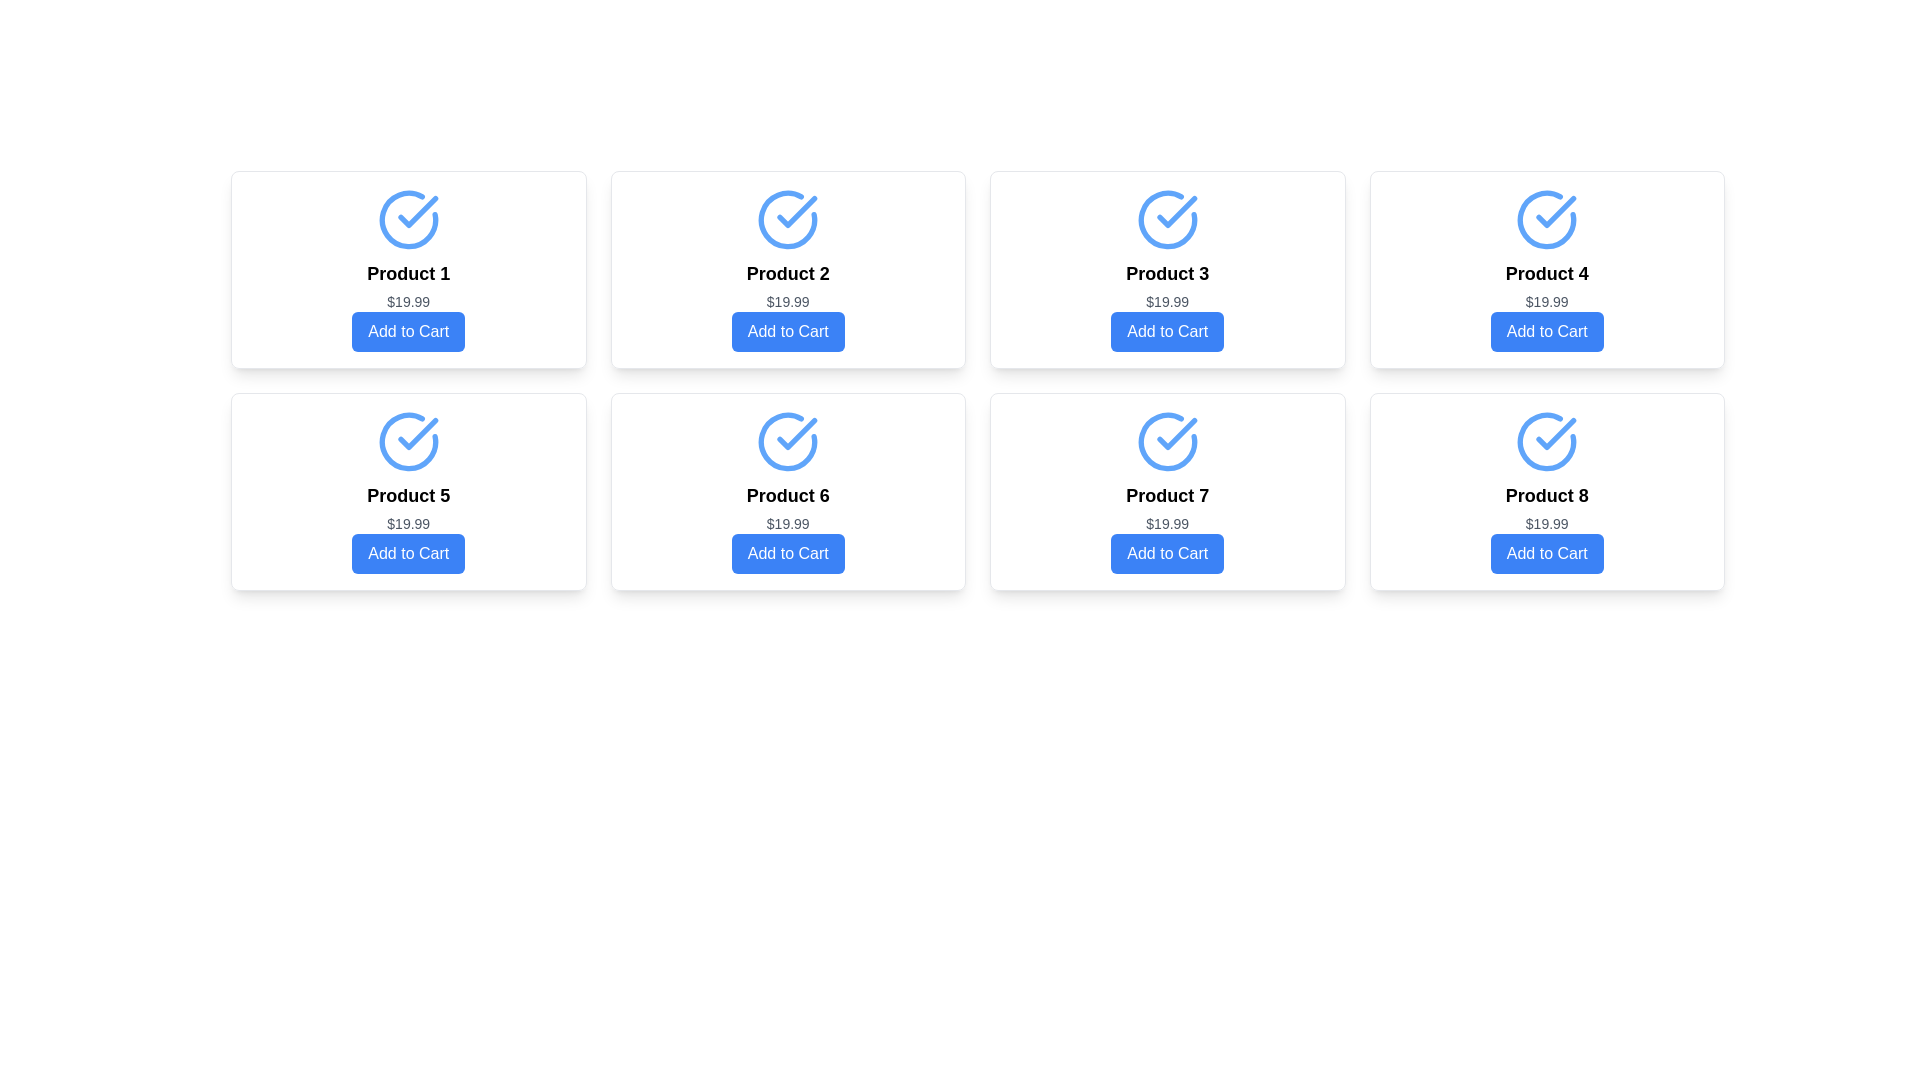 This screenshot has height=1080, width=1920. Describe the element at coordinates (1167, 441) in the screenshot. I see `the graphical checkmark icon encased within a circle, located at the top section of the card labeled 'Product 7'` at that location.